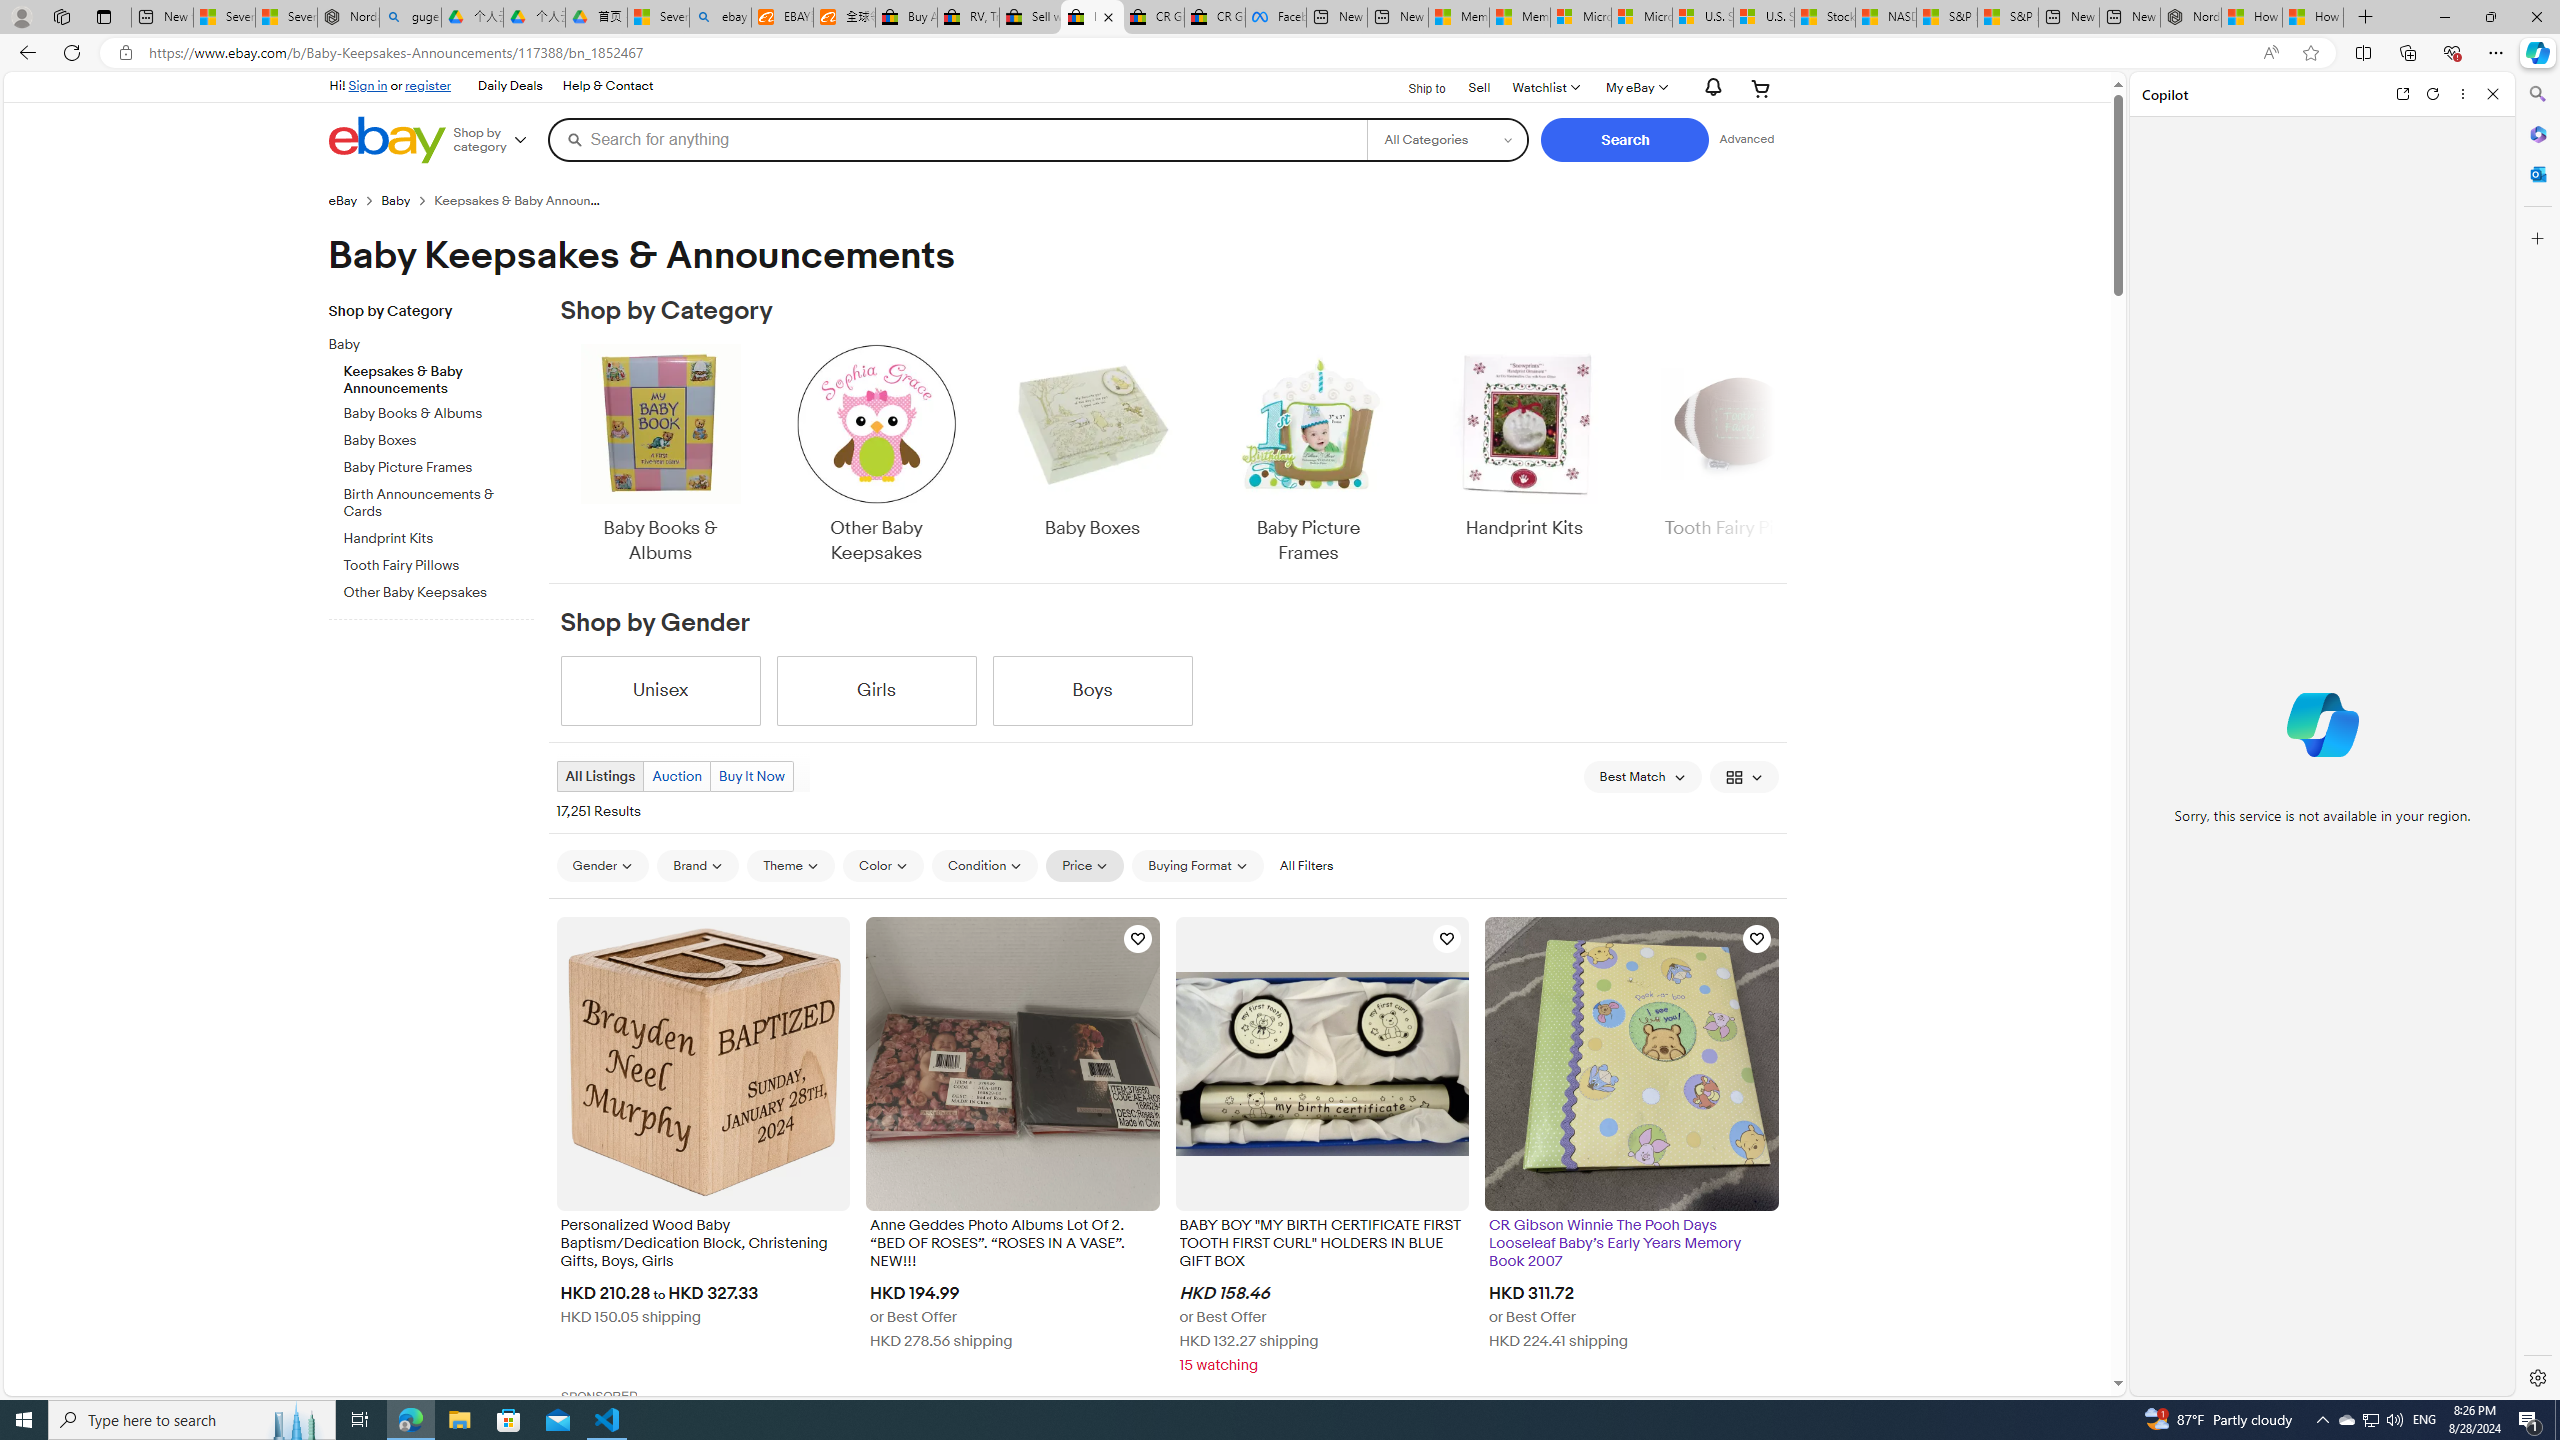 The width and height of the screenshot is (2560, 1440). What do you see at coordinates (1030, 16) in the screenshot?
I see `'Sell worldwide with eBay'` at bounding box center [1030, 16].